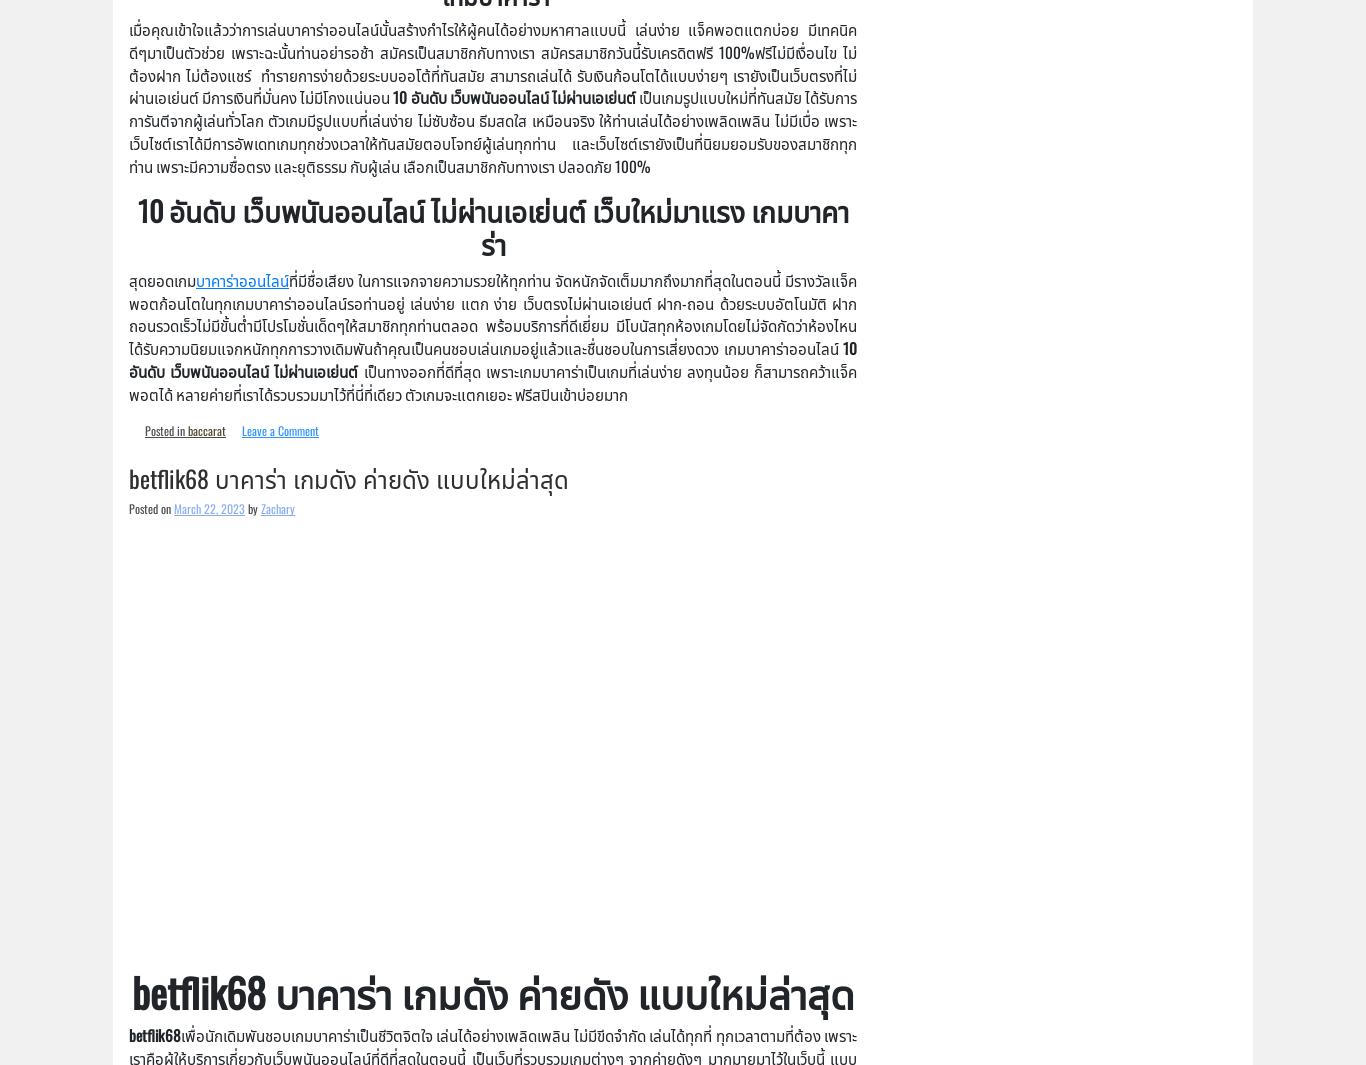  Describe the element at coordinates (127, 312) in the screenshot. I see `'ที่มีชื่อเสียง ในการแจกจายความรวยให้ทุกท่าน จัดหนักจัดเต็มมากถึงมากที่สุดในตอนนี้ มีรางวัลแจ็คพอตก้อนโตในทุกเกมบาคาร่าออนไลน์รอท่านอยู่ เล่นง่าย แตก ง่าย เว็บตรงไม่ผ่านเอเย่นต์ ฝาก-ถอน ด้วยระบบอัตโนมัติ ฝากถอนรวดเร็วไม่มีขั้นต่ำมีโปรโมชั่นเด็ดๆให้สมาชิกทุกท่านตลอด พร้อมบริการที่ดีเยี่ยม มีโบนัสทุกห้องเกมโดยไม่จัดกัดว่าห้องไหนได้รับความนิยมแจกหนักทุกการวางเดิมพันถ้าคุณเป็นคนชอบเล่นเกมอยู่แล้วและชื่นชอบในการเสี่ยงดวง เกมบาคาร่าออนไลน์'` at that location.